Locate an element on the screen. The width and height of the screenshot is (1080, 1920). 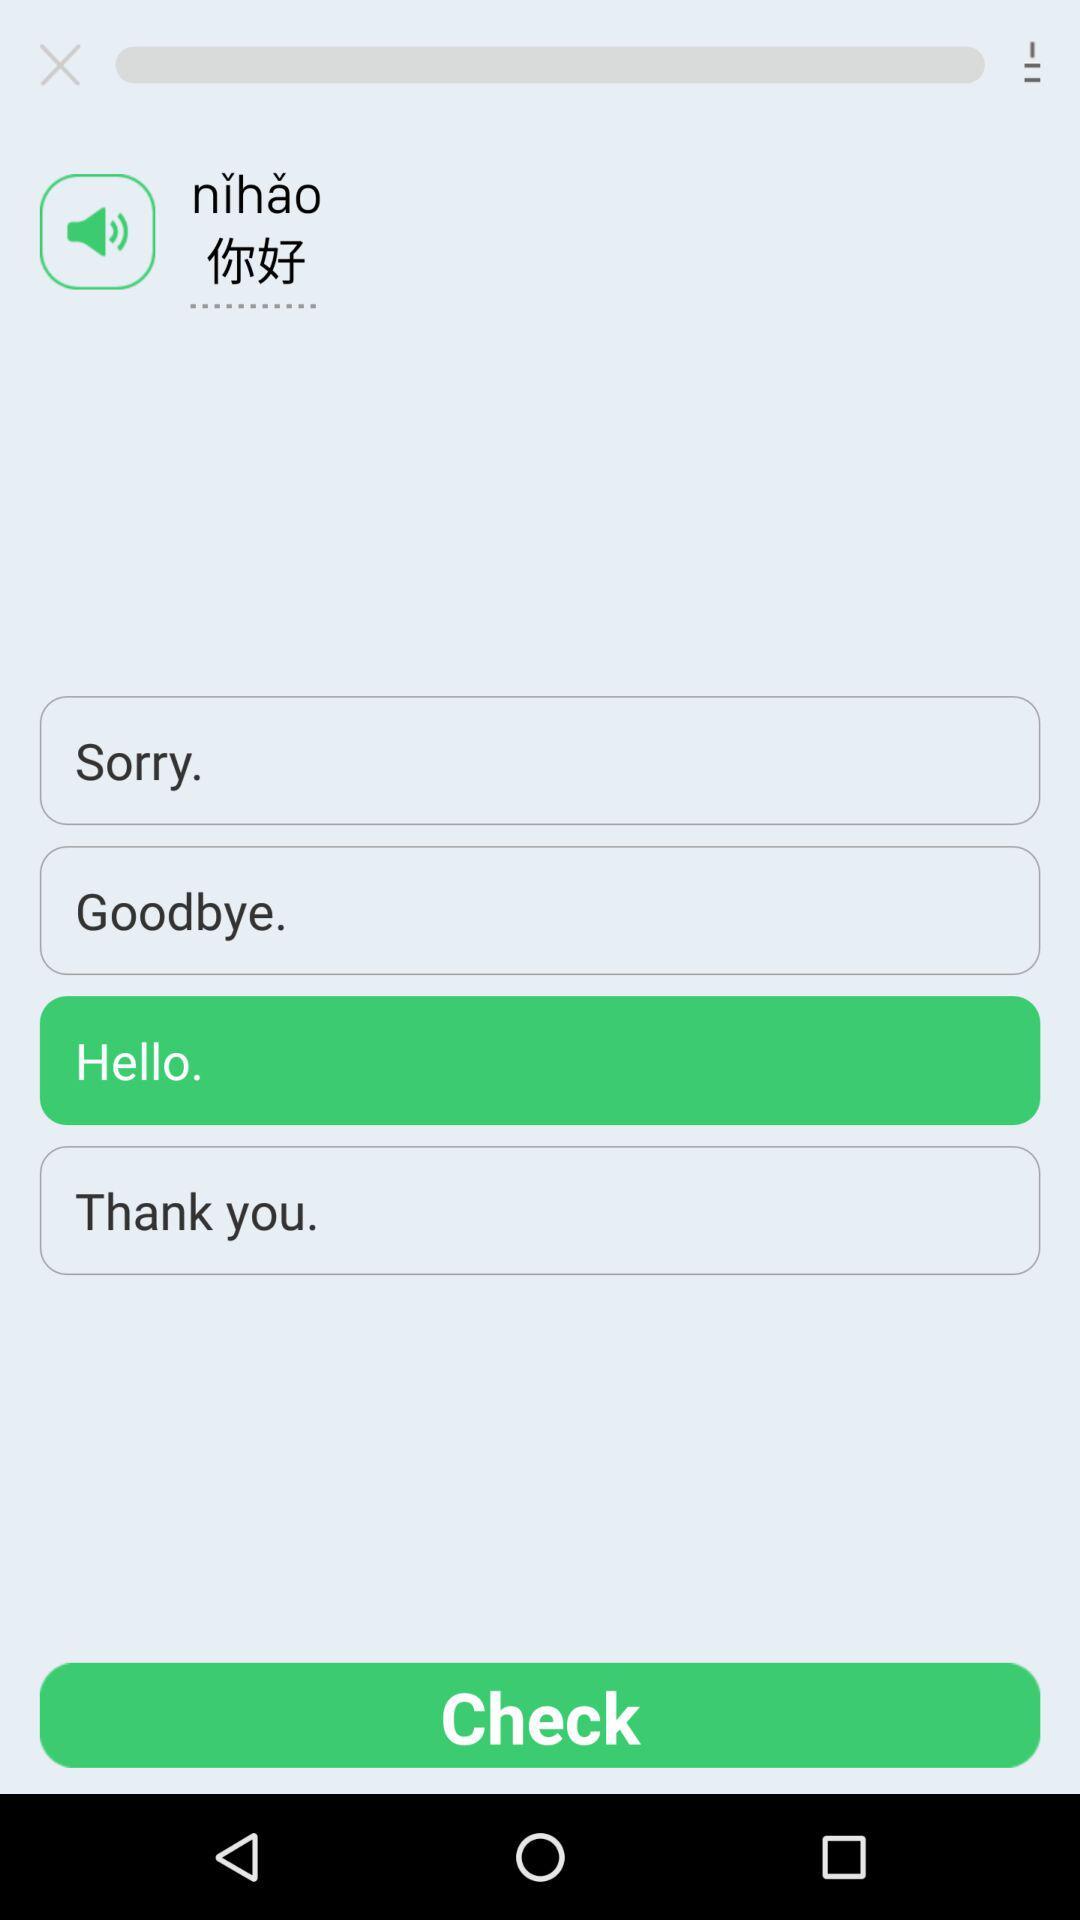
closes area is located at coordinates (67, 64).